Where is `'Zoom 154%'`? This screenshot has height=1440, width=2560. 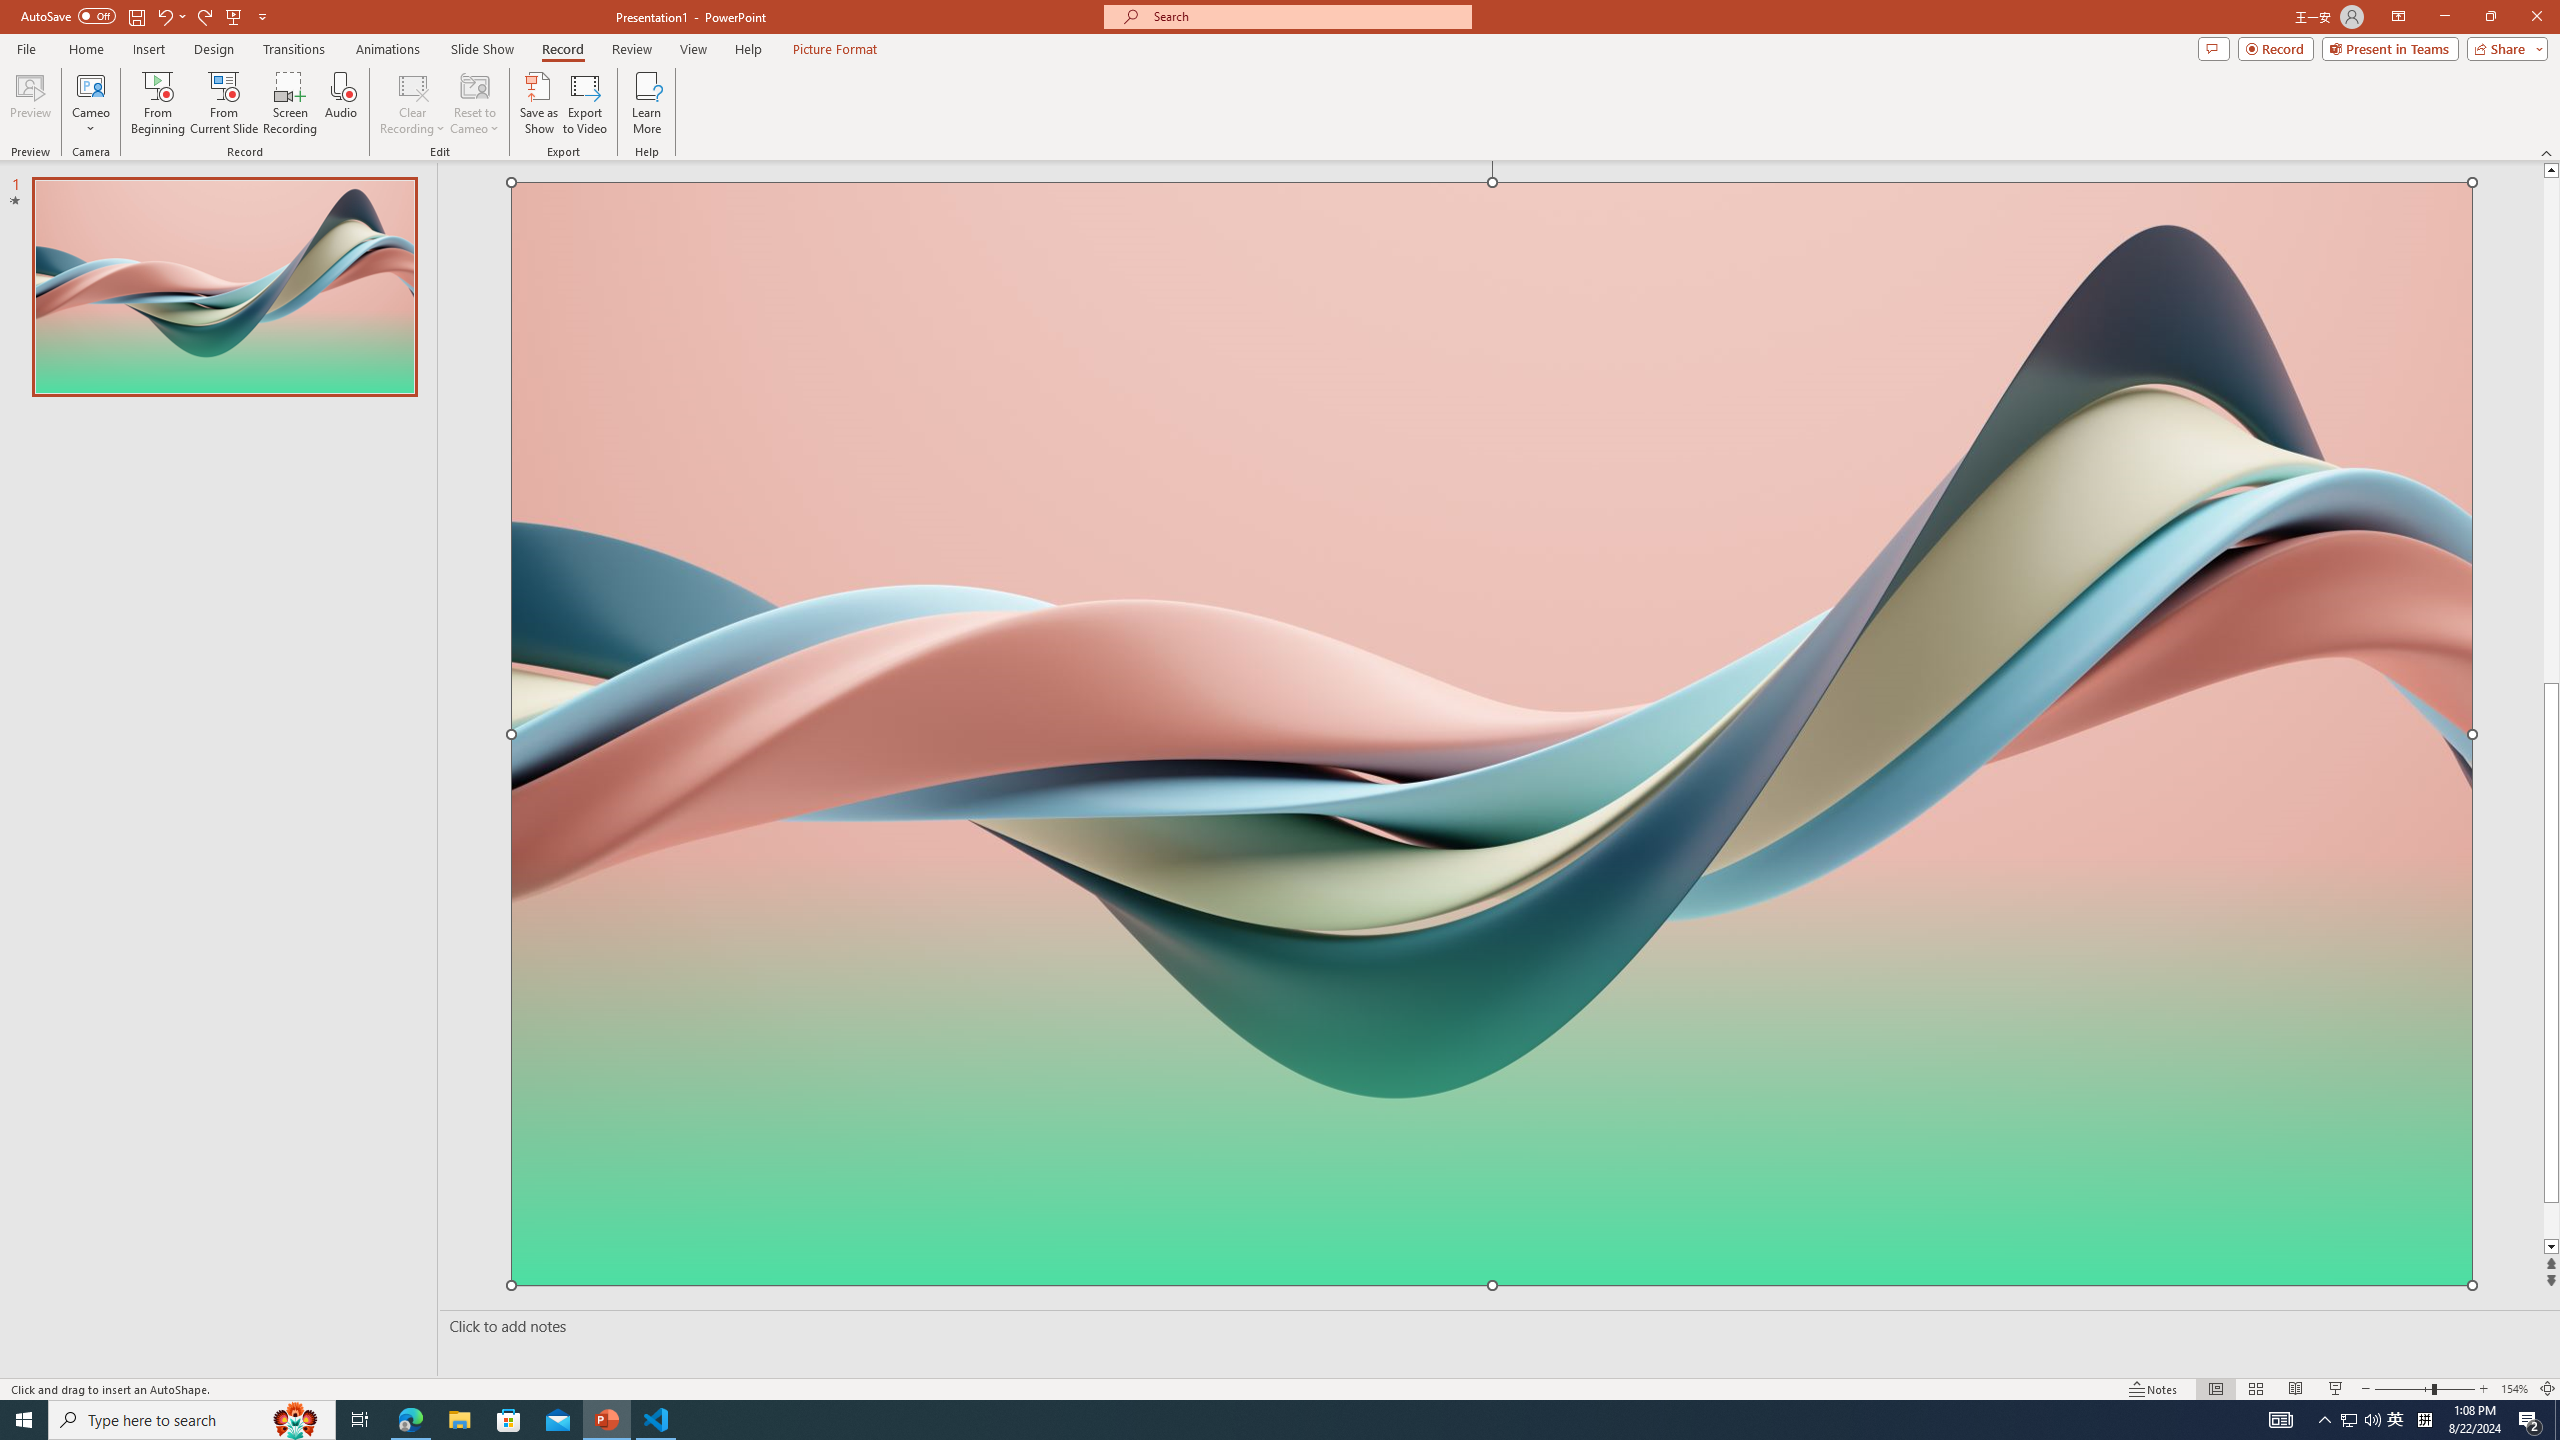 'Zoom 154%' is located at coordinates (2515, 1389).